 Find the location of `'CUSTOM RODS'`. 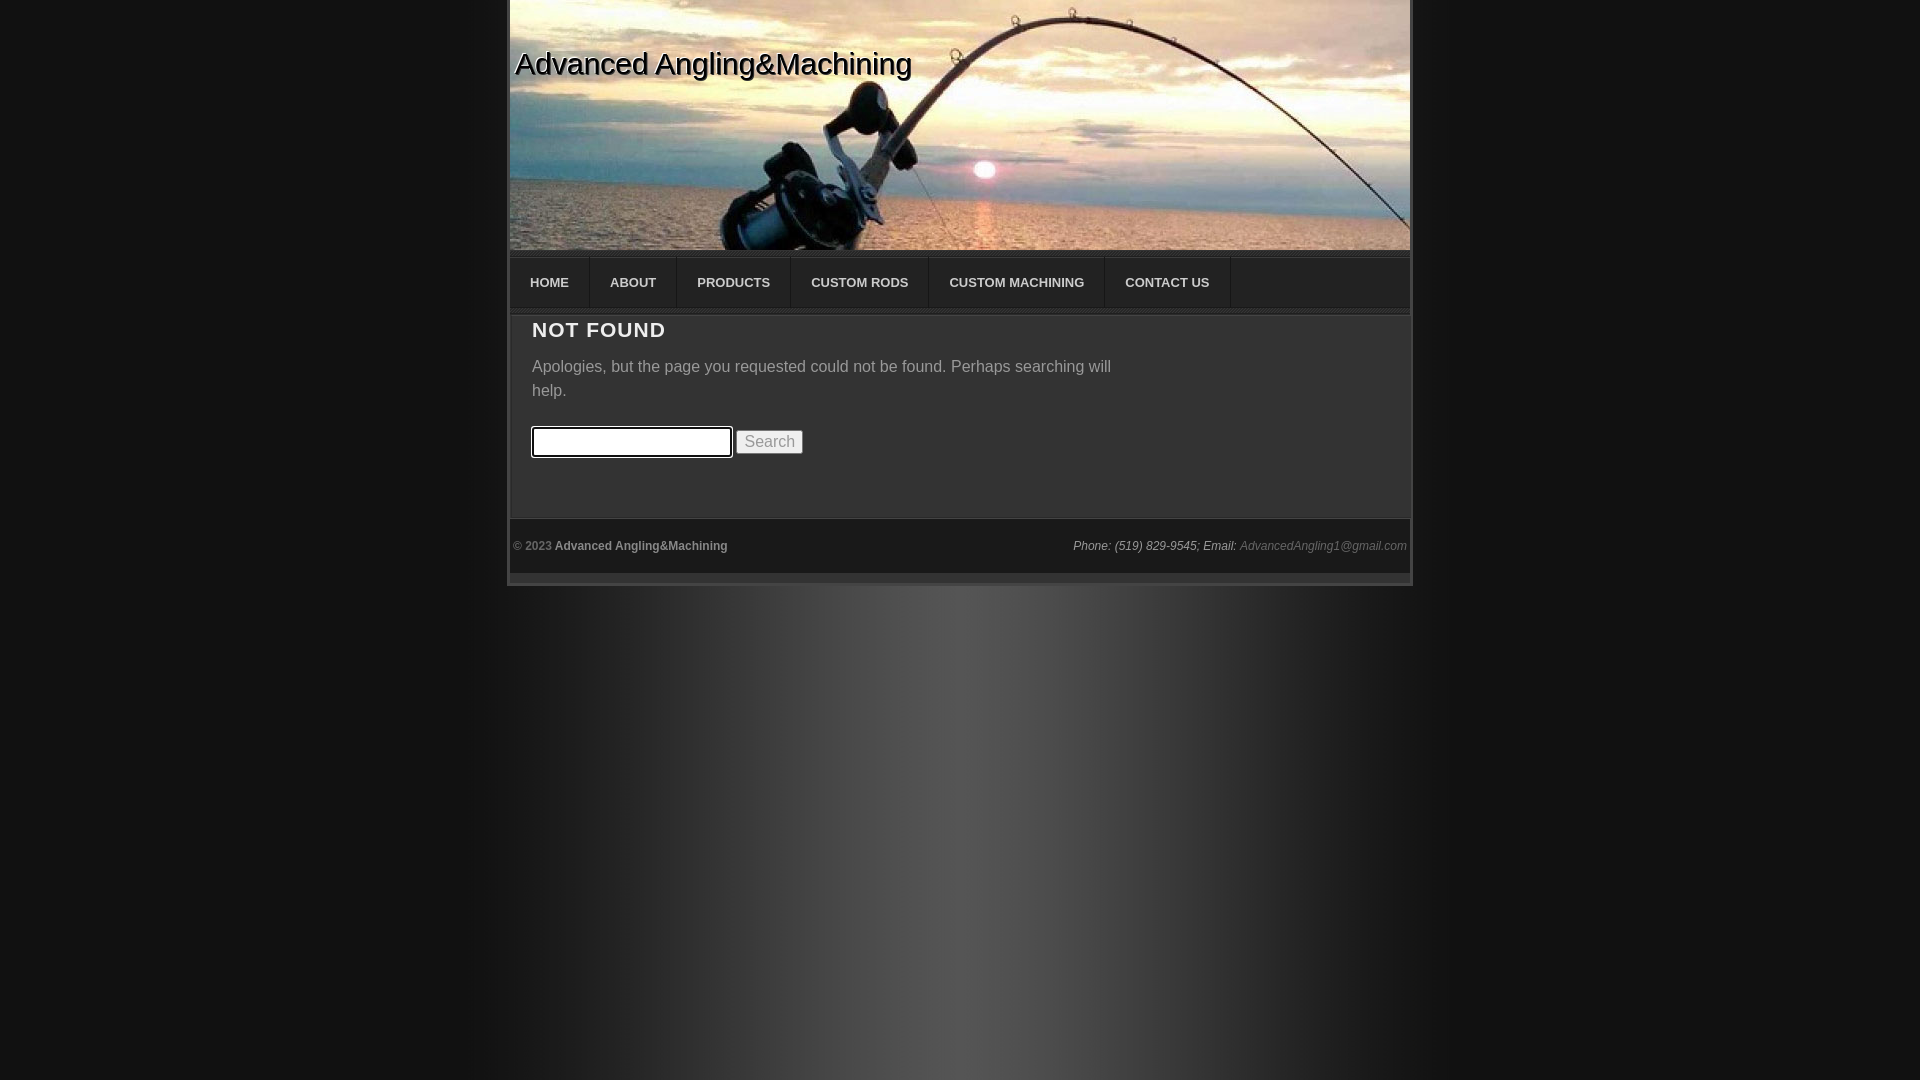

'CUSTOM RODS' is located at coordinates (859, 282).